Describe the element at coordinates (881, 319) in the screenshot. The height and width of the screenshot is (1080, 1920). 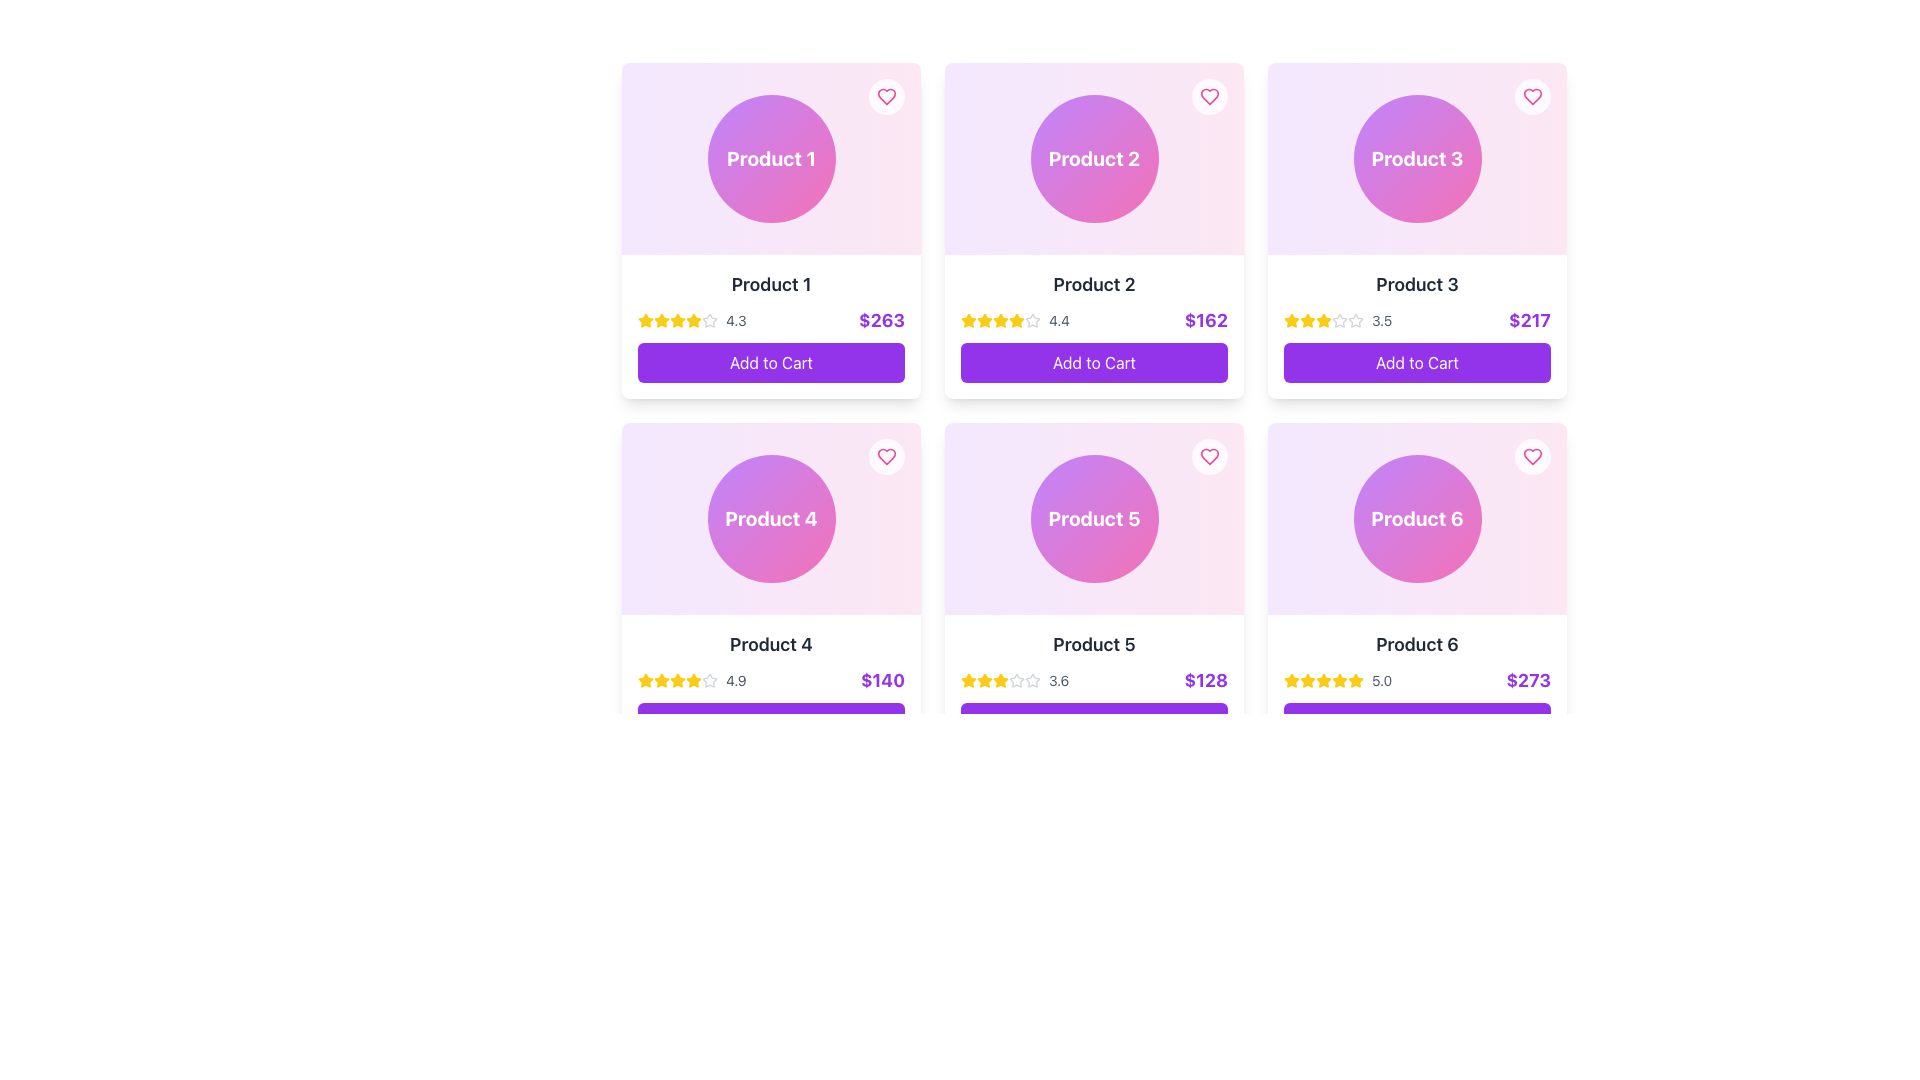
I see `the text label displaying the amount '$263' in bold purple font, located at the bottom-right corner of the 'Product 1' card above the 'Add to Cart' button` at that location.